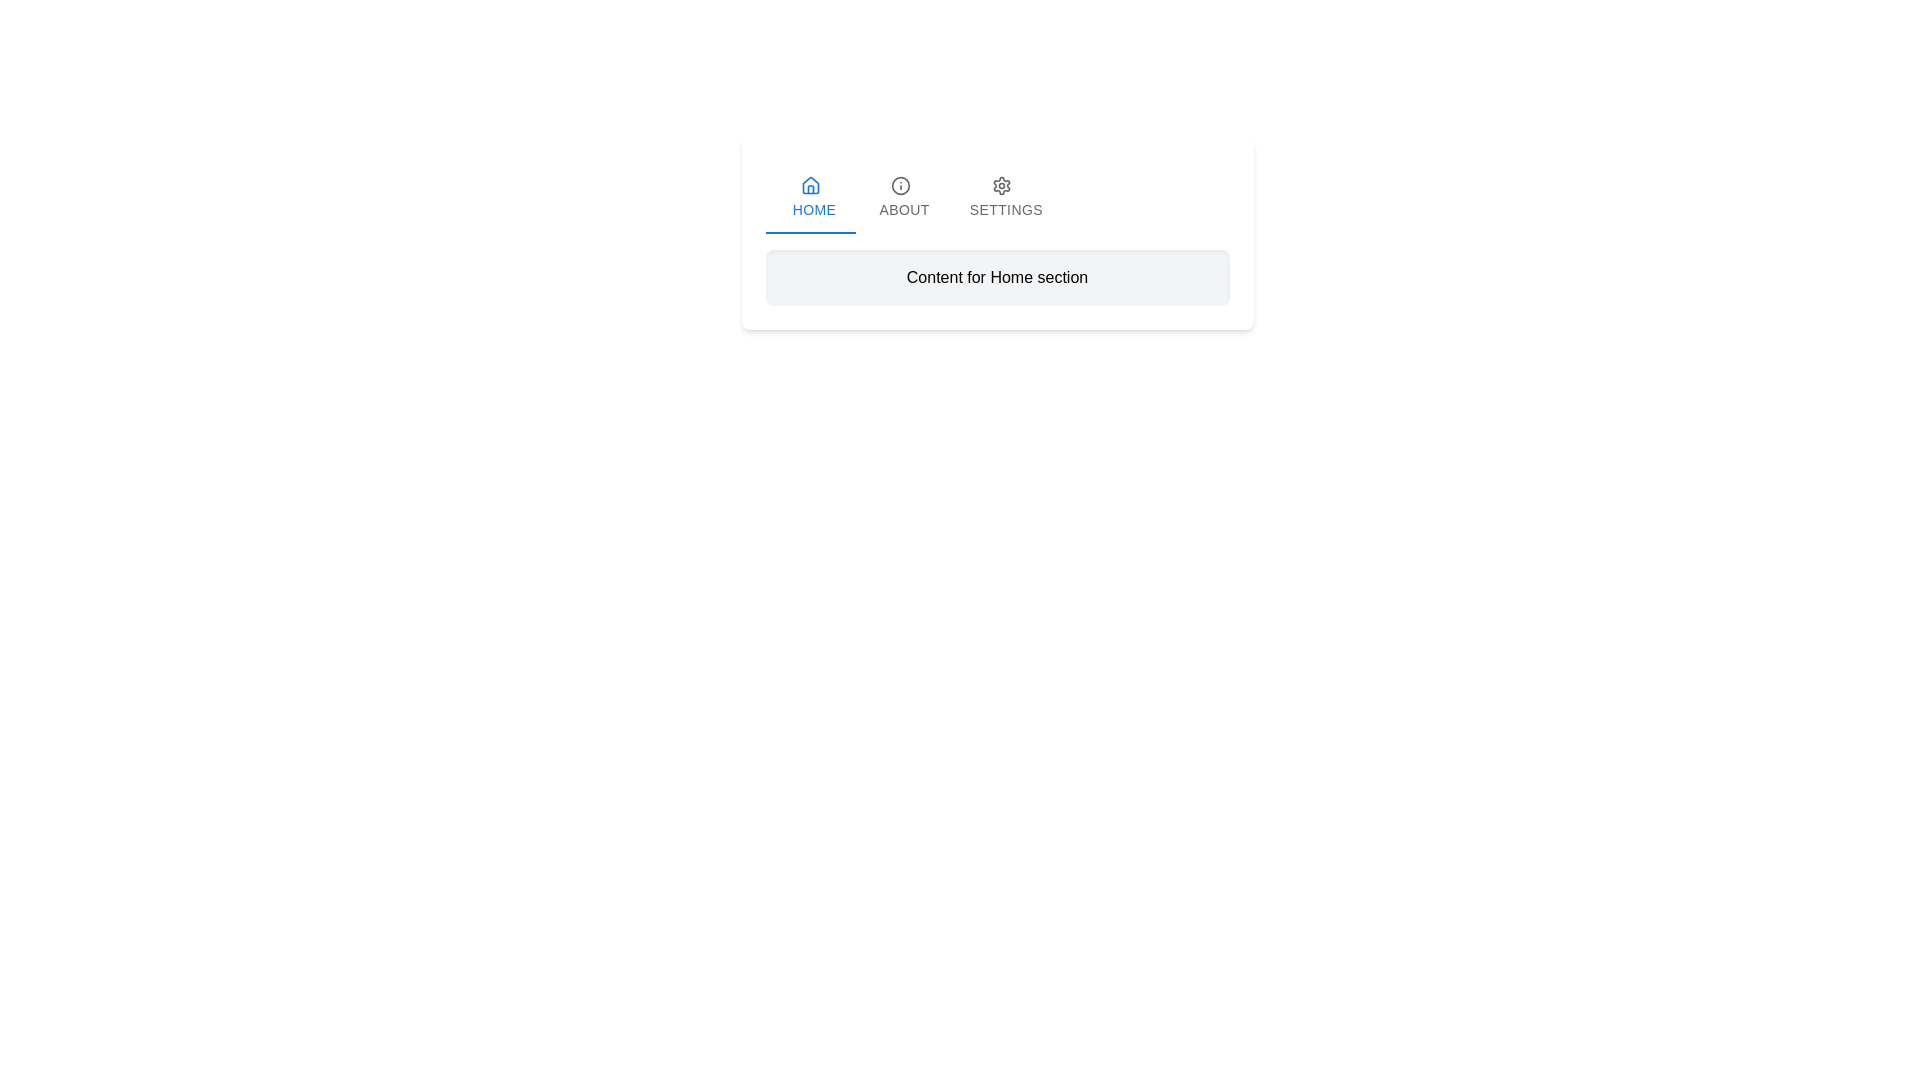 The width and height of the screenshot is (1920, 1080). I want to click on the 'About' tab component, which is the second tab in a group of three tabs (Home, About, Settings), so click(899, 197).